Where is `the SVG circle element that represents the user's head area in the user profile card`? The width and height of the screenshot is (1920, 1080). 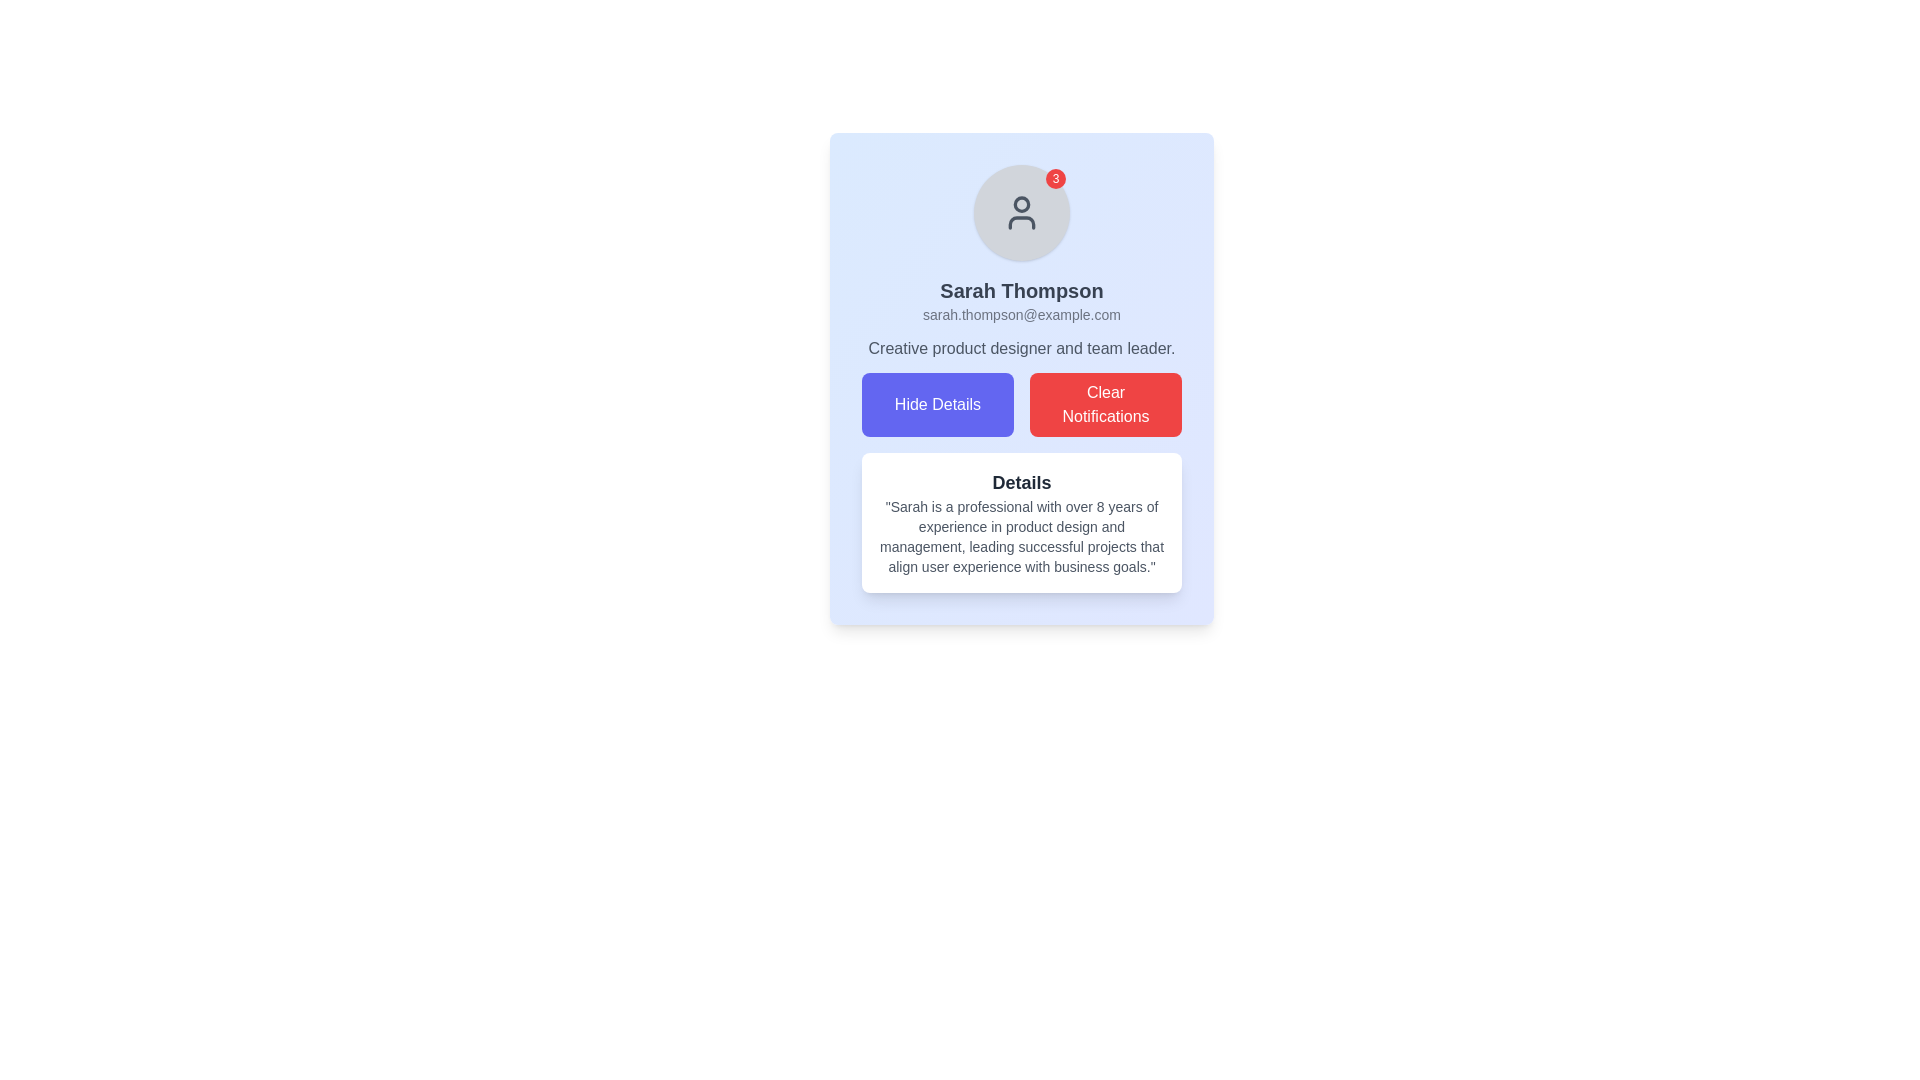
the SVG circle element that represents the user's head area in the user profile card is located at coordinates (1022, 204).